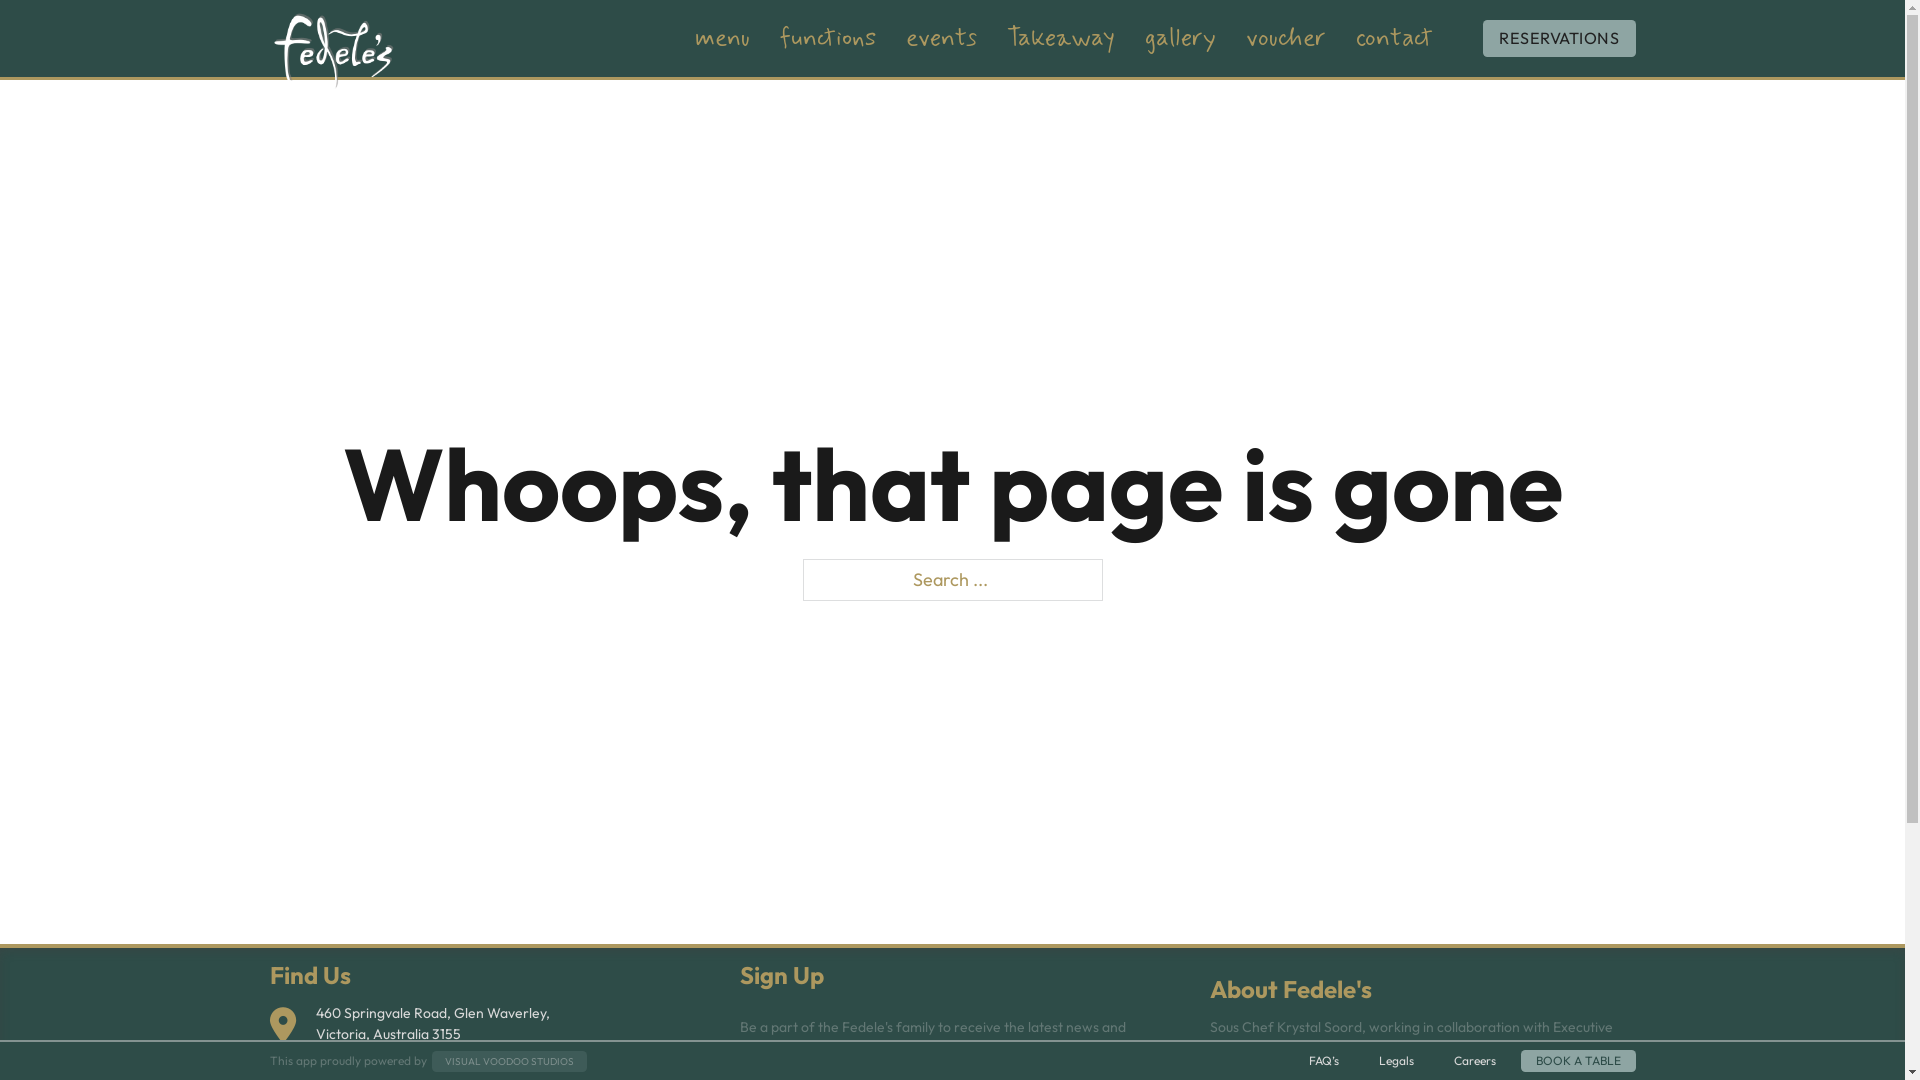 Image resolution: width=1920 pixels, height=1080 pixels. What do you see at coordinates (509, 1059) in the screenshot?
I see `'VISUAL VOODOO STUDIOS'` at bounding box center [509, 1059].